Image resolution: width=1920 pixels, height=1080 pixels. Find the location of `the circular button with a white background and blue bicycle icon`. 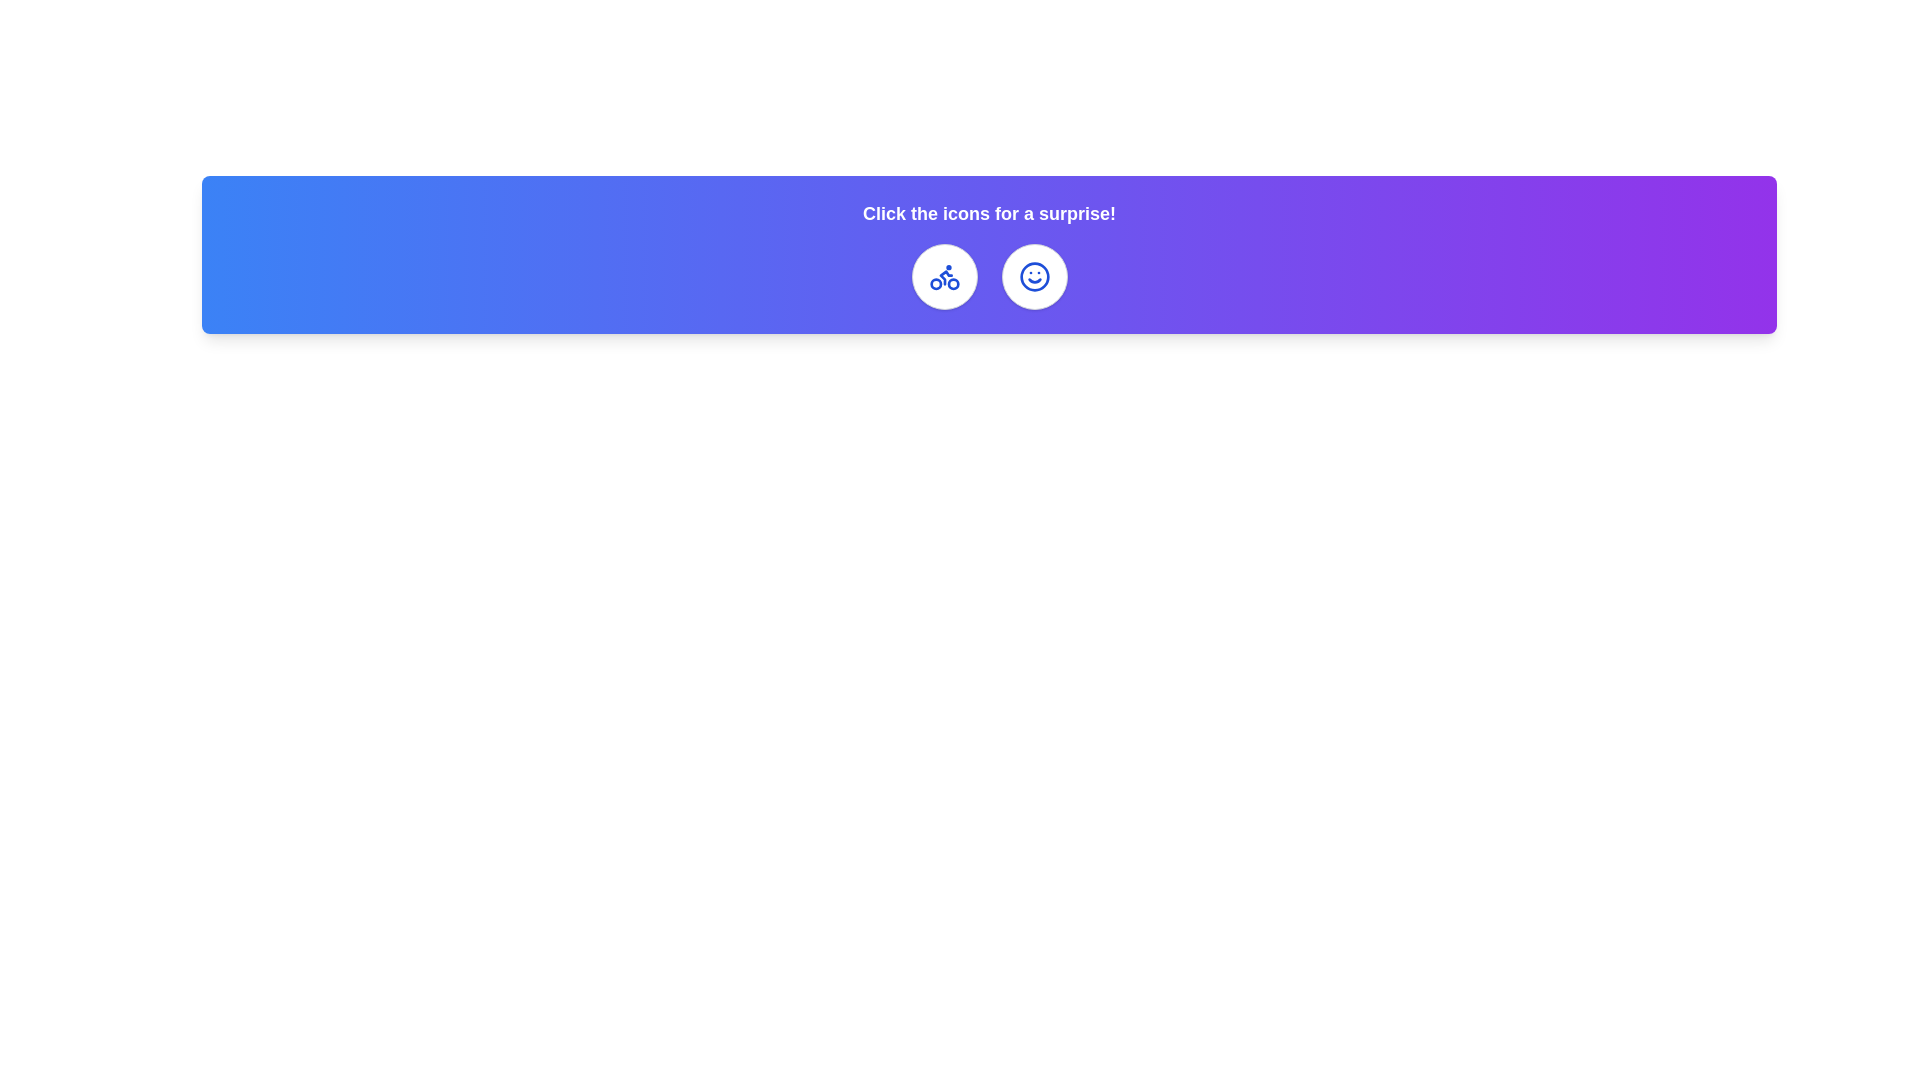

the circular button with a white background and blue bicycle icon is located at coordinates (943, 277).